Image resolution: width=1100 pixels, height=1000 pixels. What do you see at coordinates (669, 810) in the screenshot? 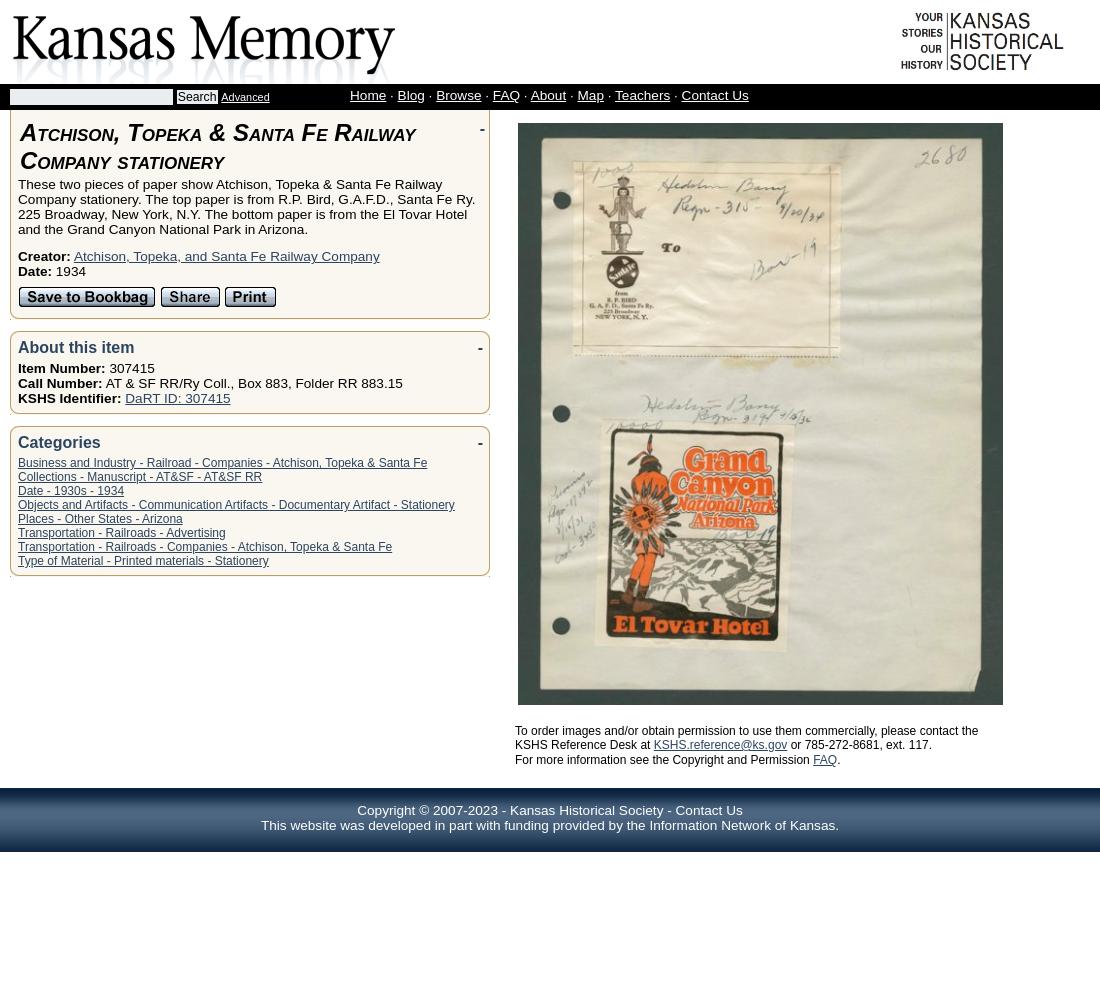
I see `'-'` at bounding box center [669, 810].